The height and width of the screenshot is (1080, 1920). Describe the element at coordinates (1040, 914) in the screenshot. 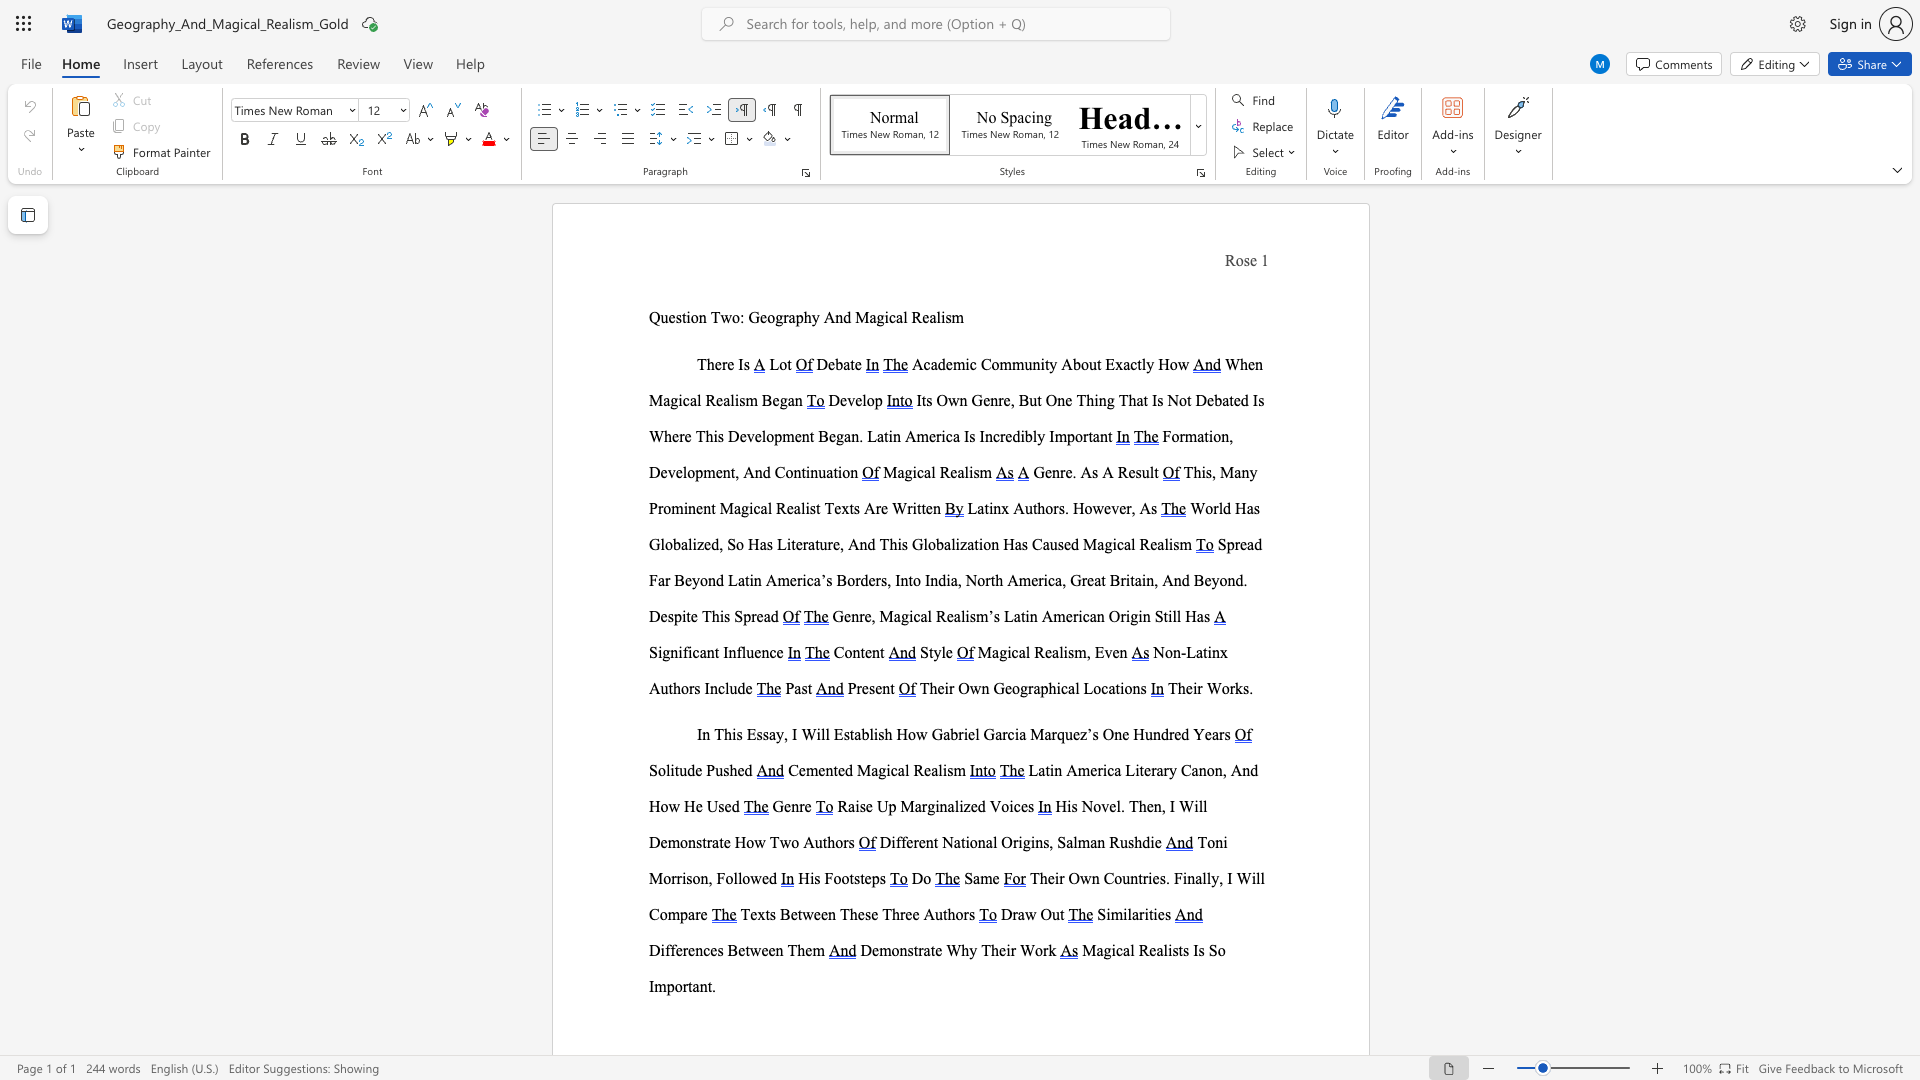

I see `the subset text "Ou" within the text "Draw Out"` at that location.